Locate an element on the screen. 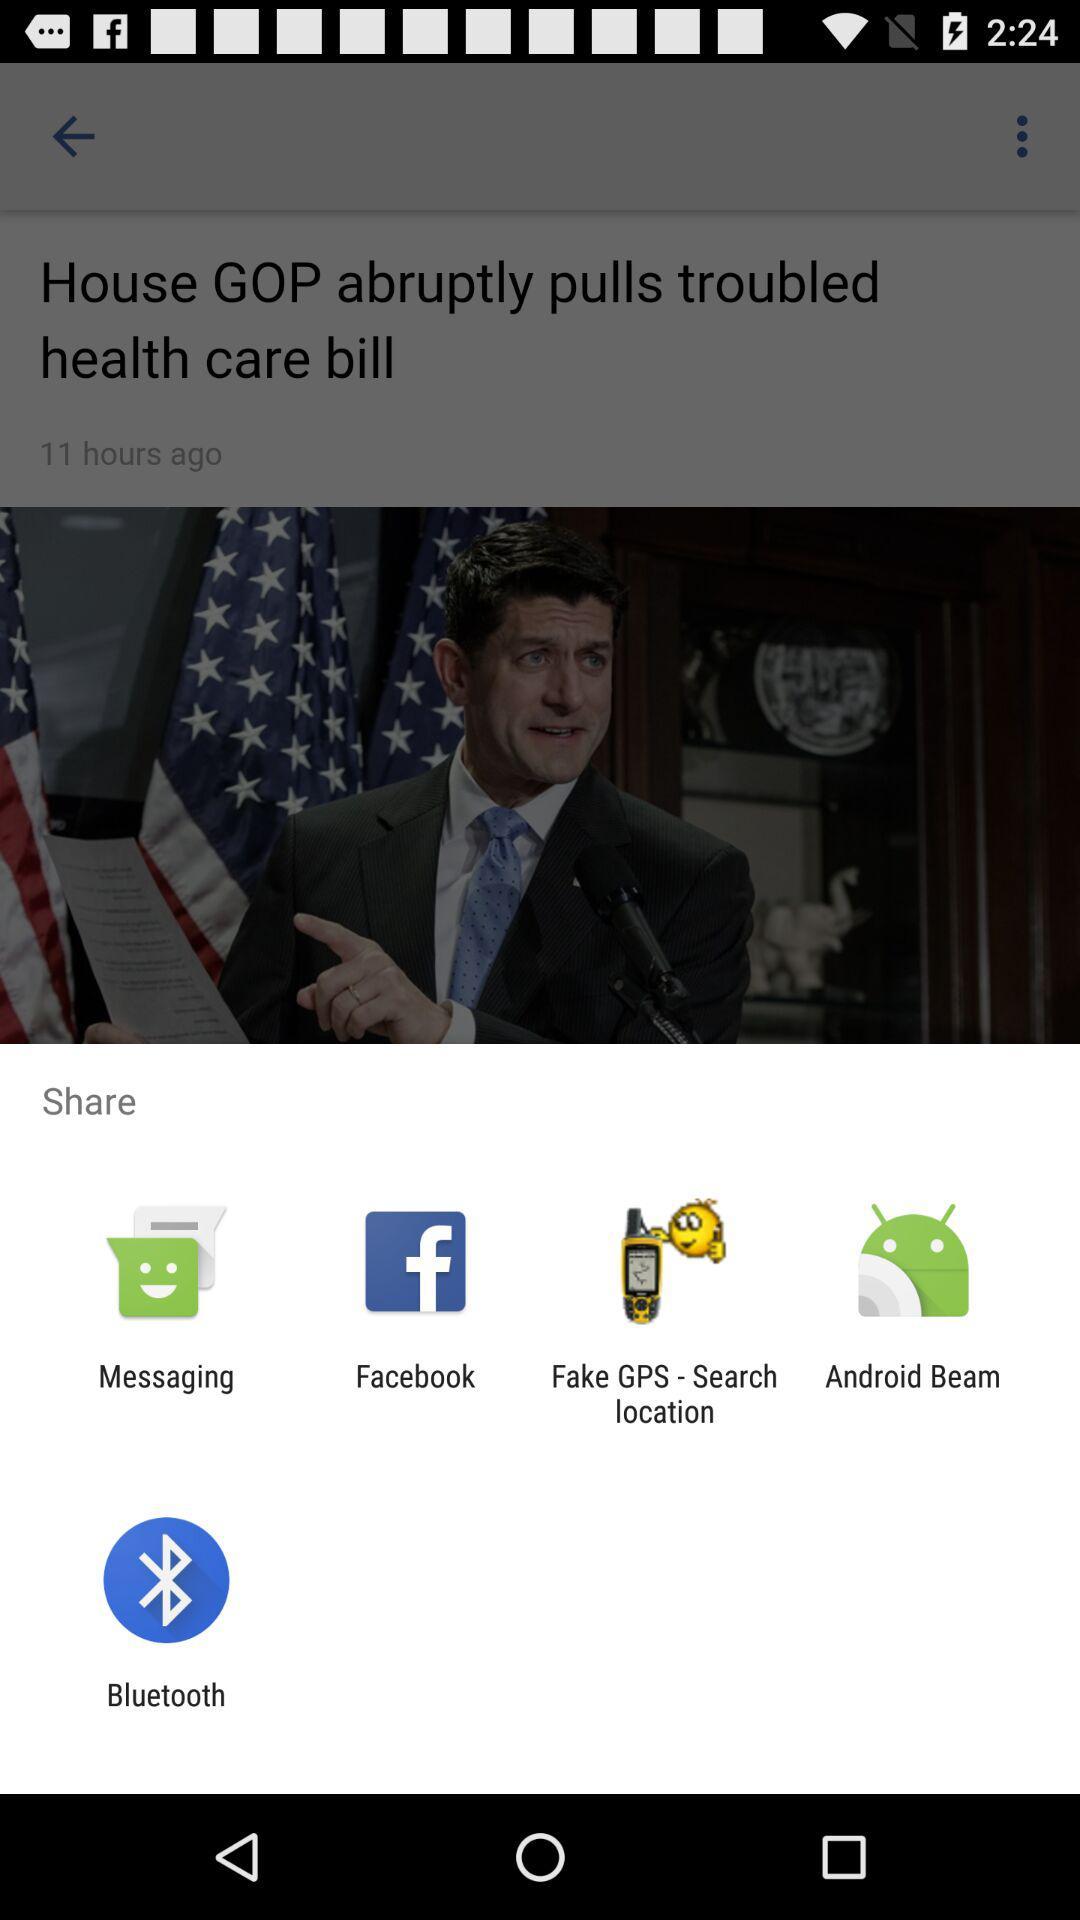  app to the left of fake gps search app is located at coordinates (414, 1392).